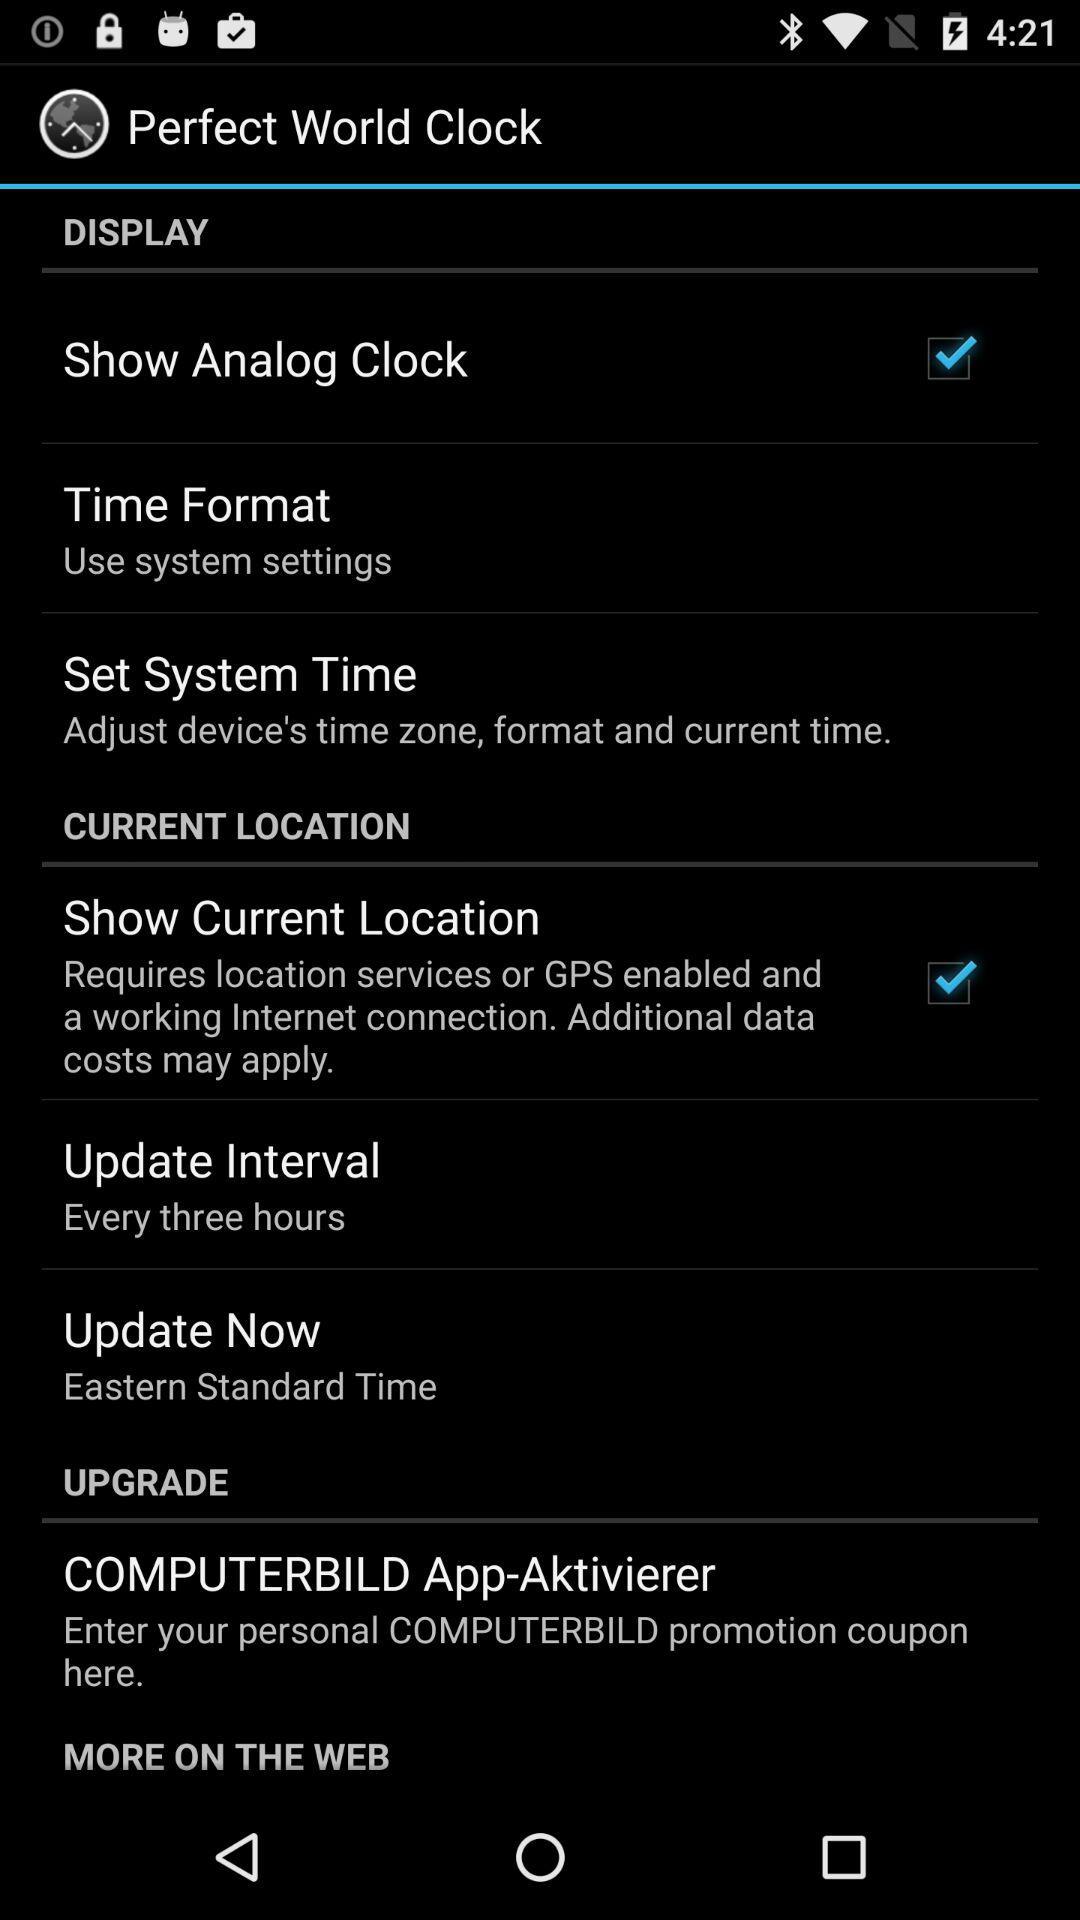  Describe the element at coordinates (226, 559) in the screenshot. I see `the use system settings item` at that location.